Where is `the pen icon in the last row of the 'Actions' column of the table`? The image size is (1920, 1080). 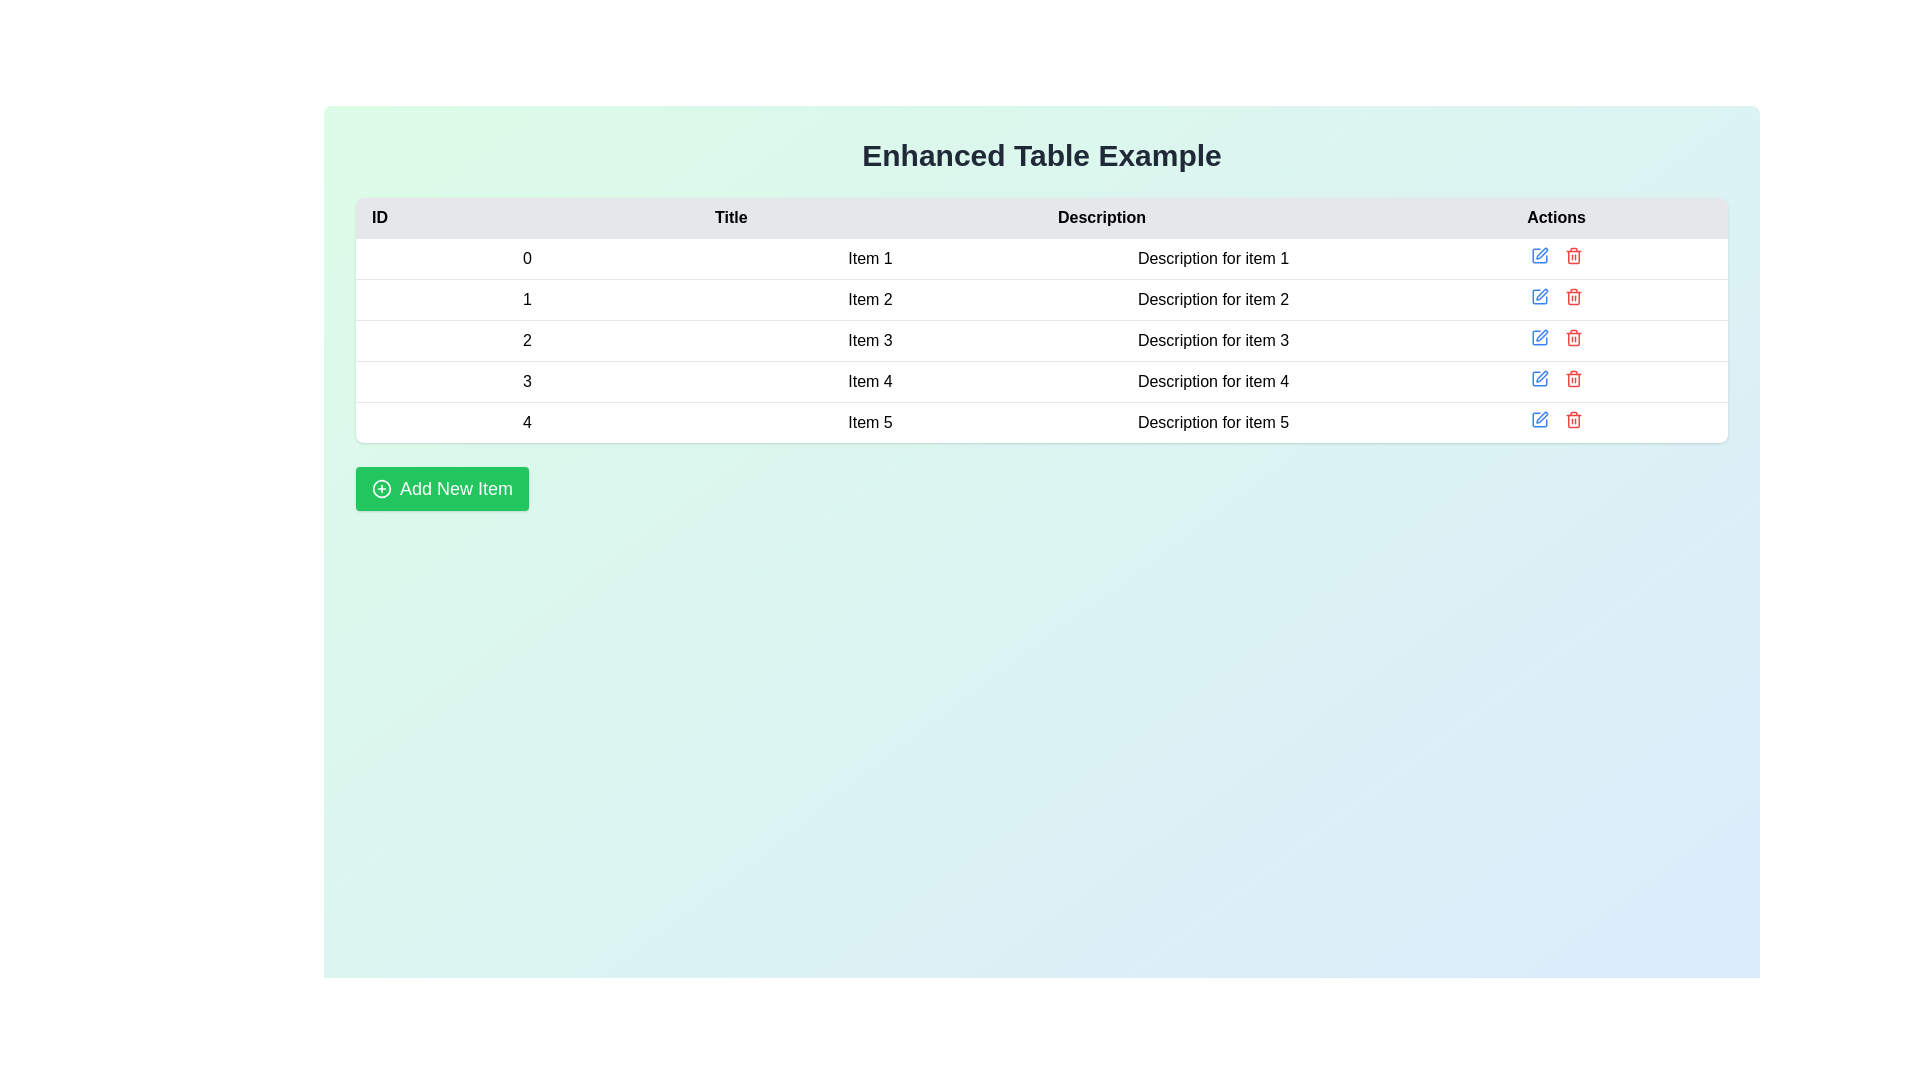
the pen icon in the last row of the 'Actions' column of the table is located at coordinates (1540, 416).